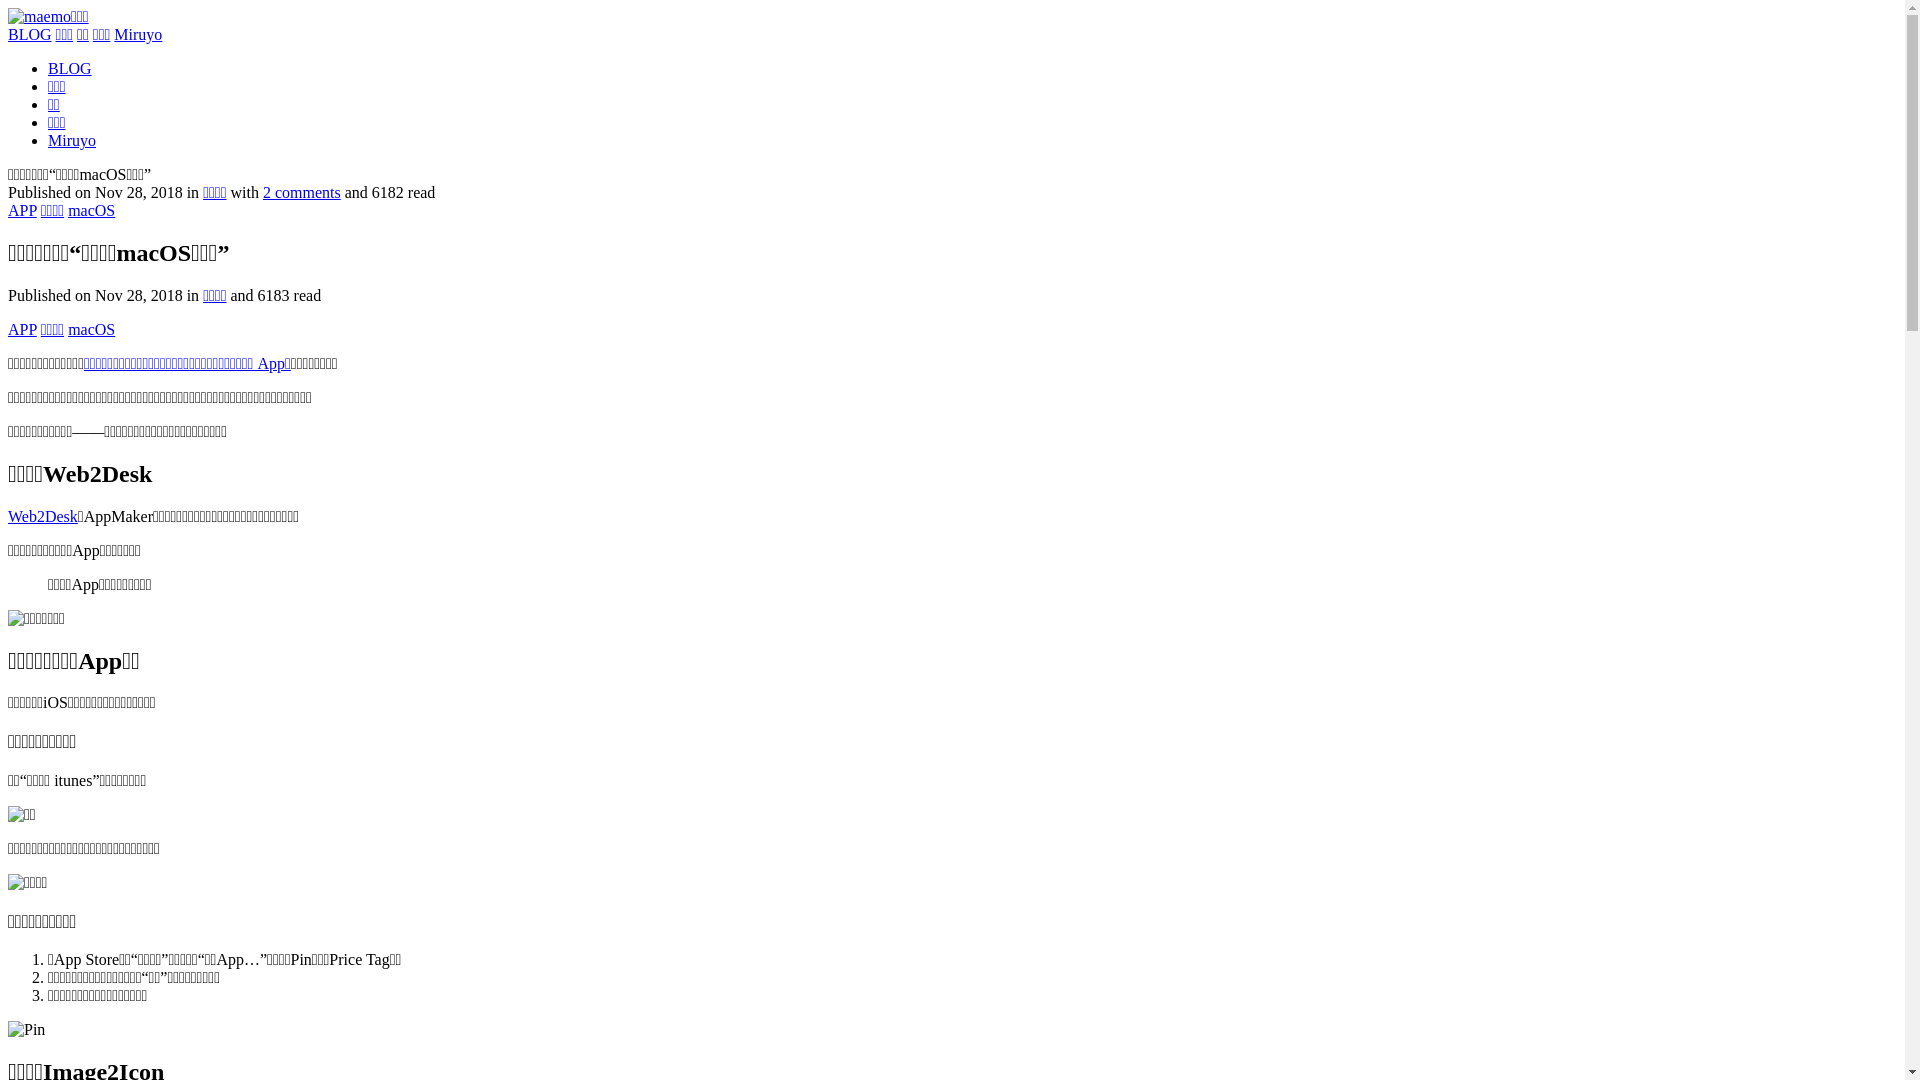 The height and width of the screenshot is (1080, 1920). I want to click on 'BLOG', so click(48, 67).